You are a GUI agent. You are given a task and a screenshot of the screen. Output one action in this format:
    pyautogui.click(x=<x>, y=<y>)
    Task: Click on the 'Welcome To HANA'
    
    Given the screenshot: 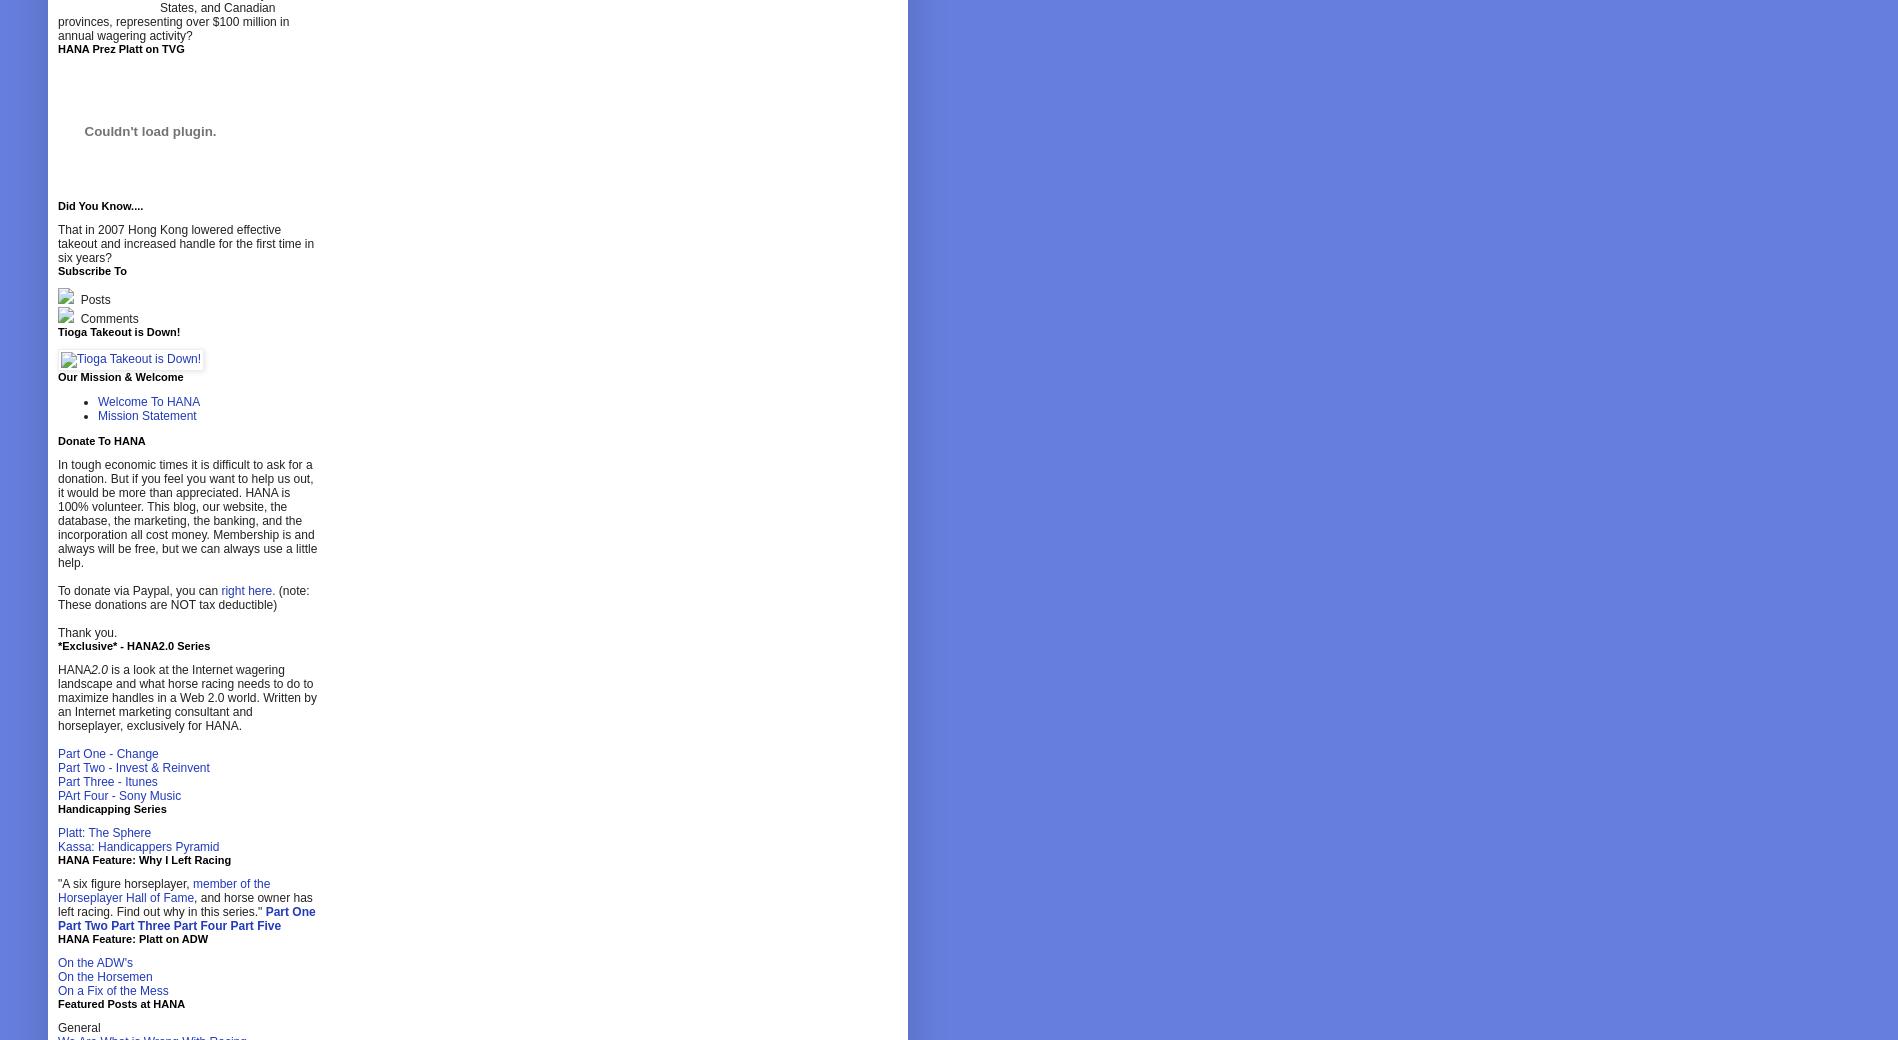 What is the action you would take?
    pyautogui.click(x=148, y=401)
    